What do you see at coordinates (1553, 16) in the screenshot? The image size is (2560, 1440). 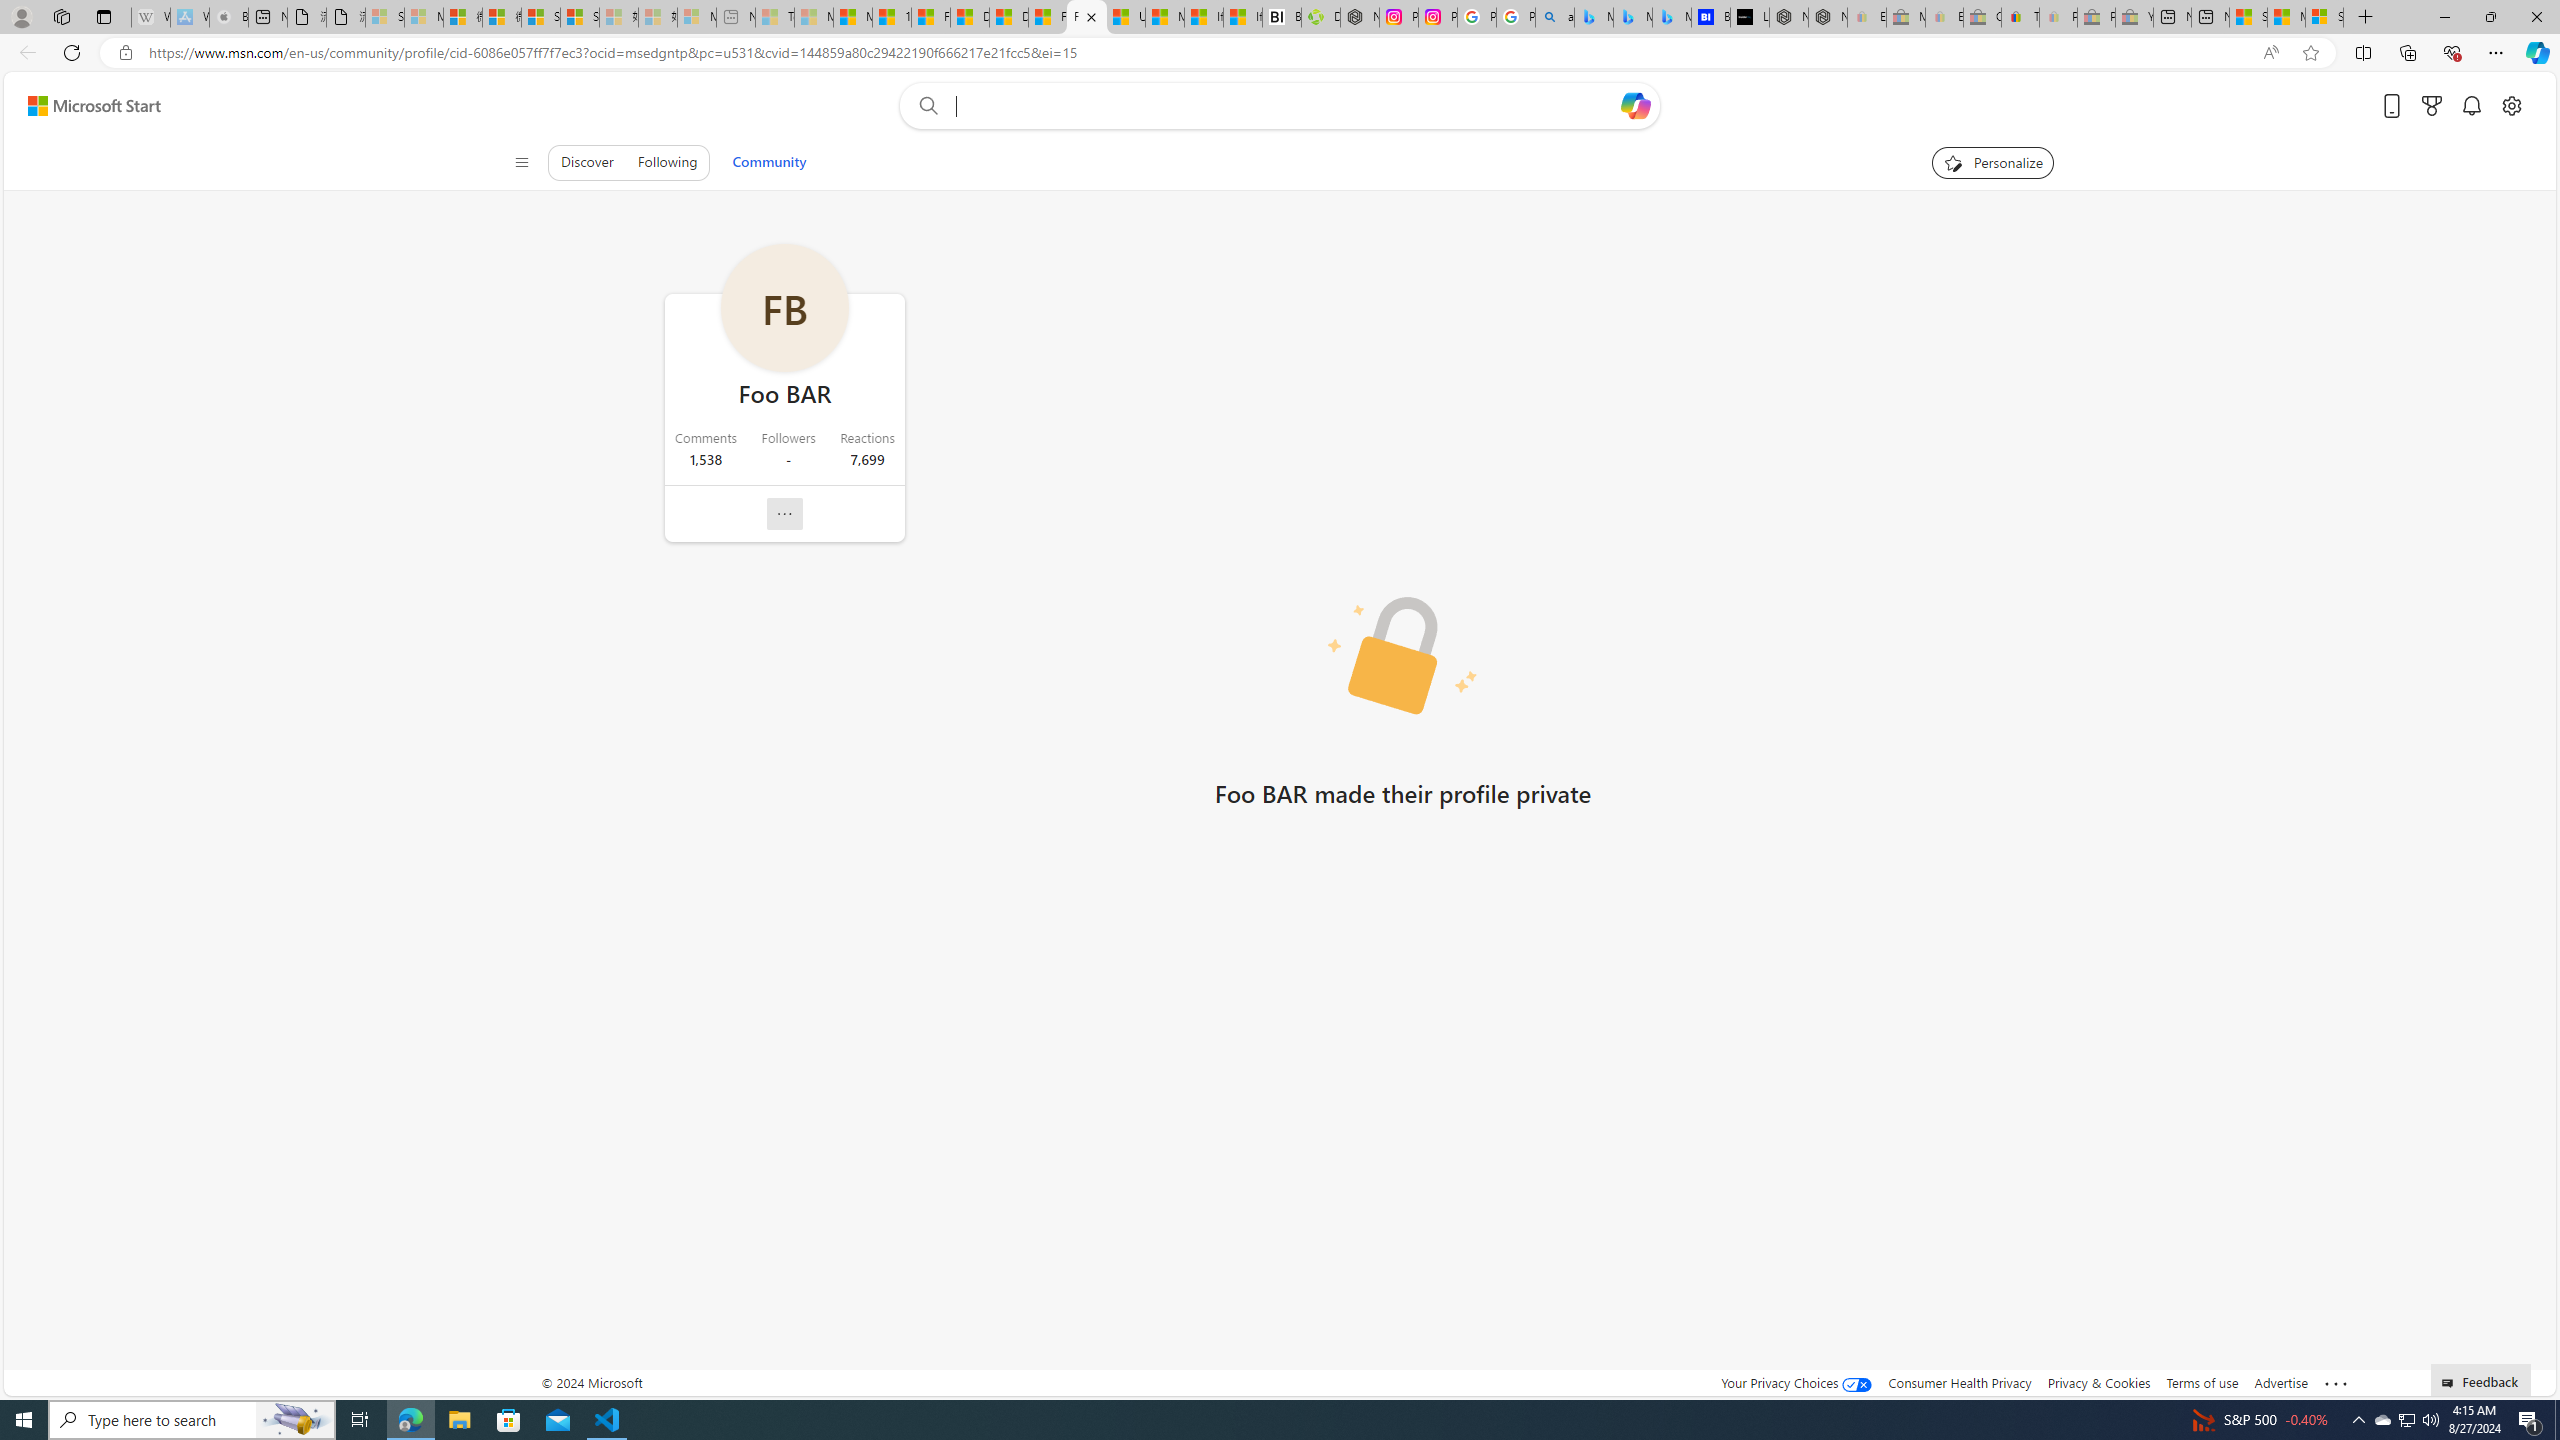 I see `'alabama high school quarterback dies - Search'` at bounding box center [1553, 16].